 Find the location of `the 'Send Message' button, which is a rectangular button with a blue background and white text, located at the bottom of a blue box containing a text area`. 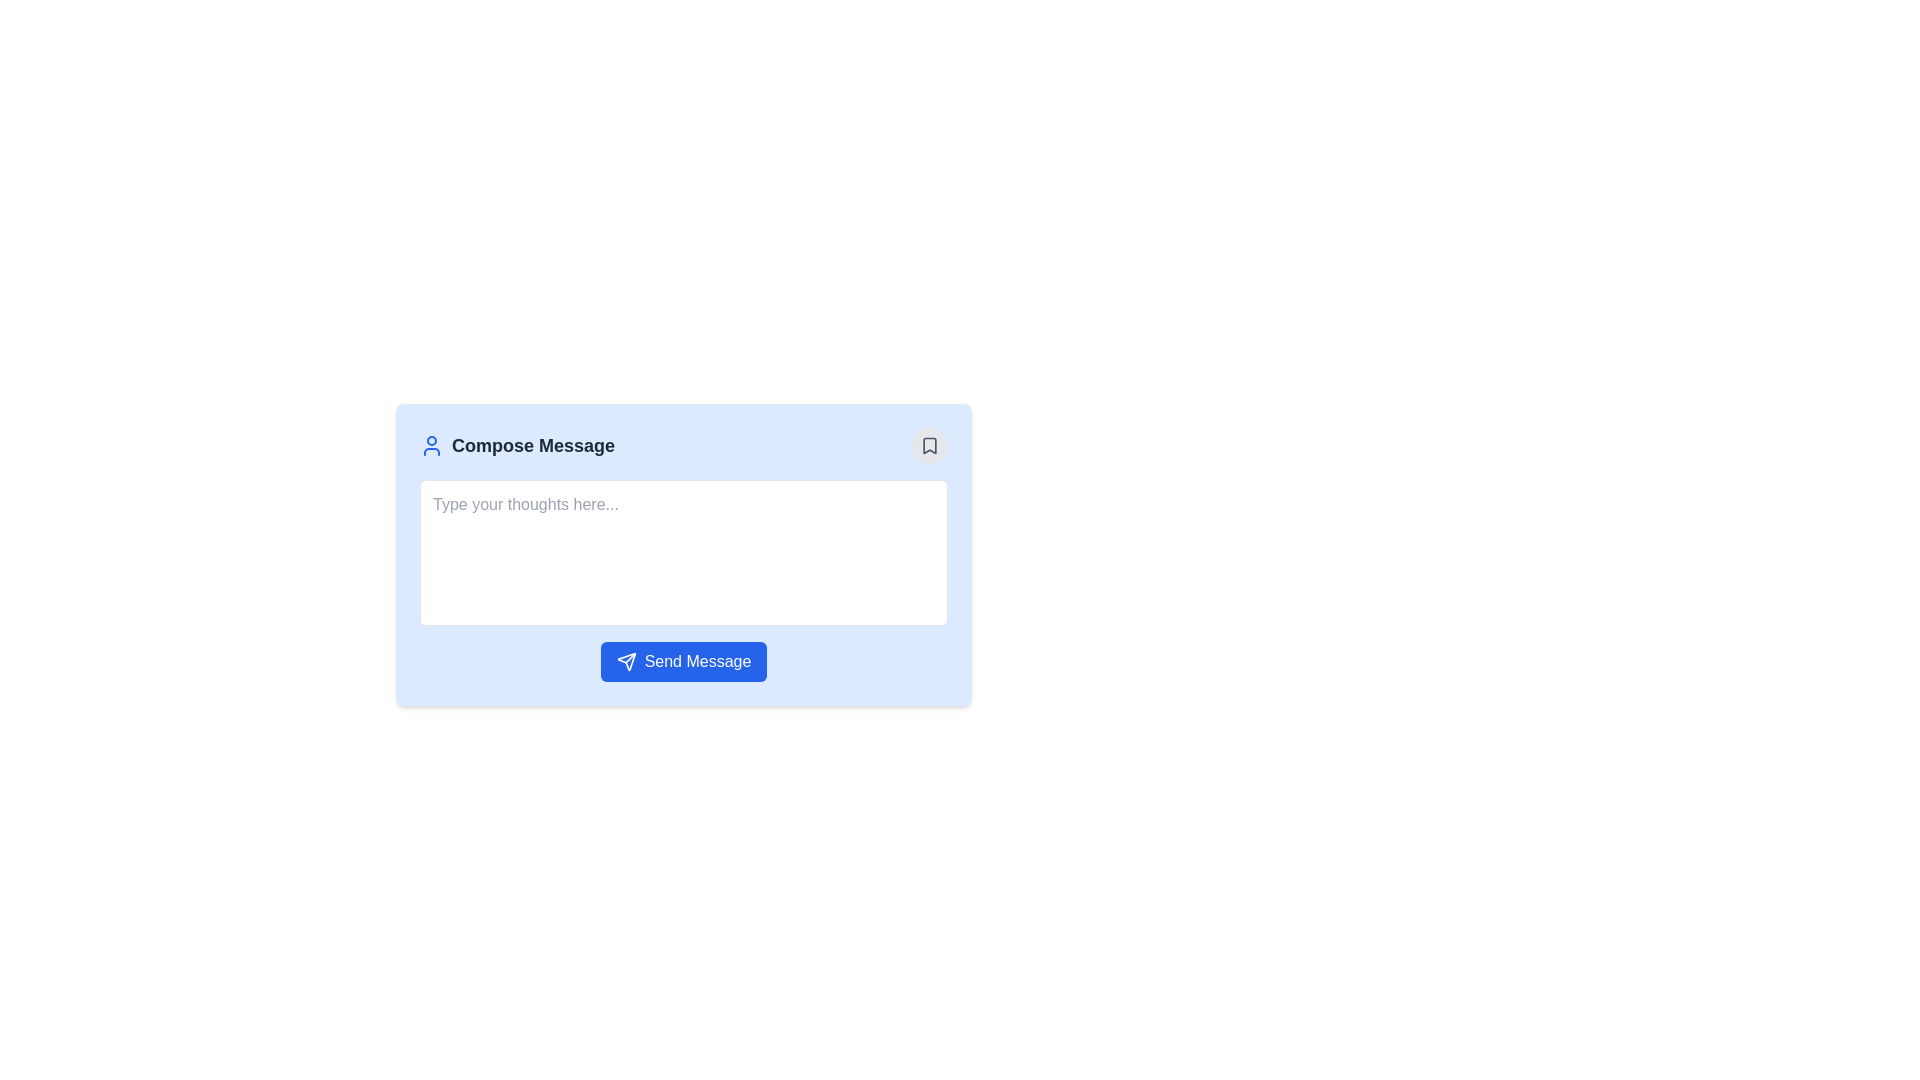

the 'Send Message' button, which is a rectangular button with a blue background and white text, located at the bottom of a blue box containing a text area is located at coordinates (683, 662).